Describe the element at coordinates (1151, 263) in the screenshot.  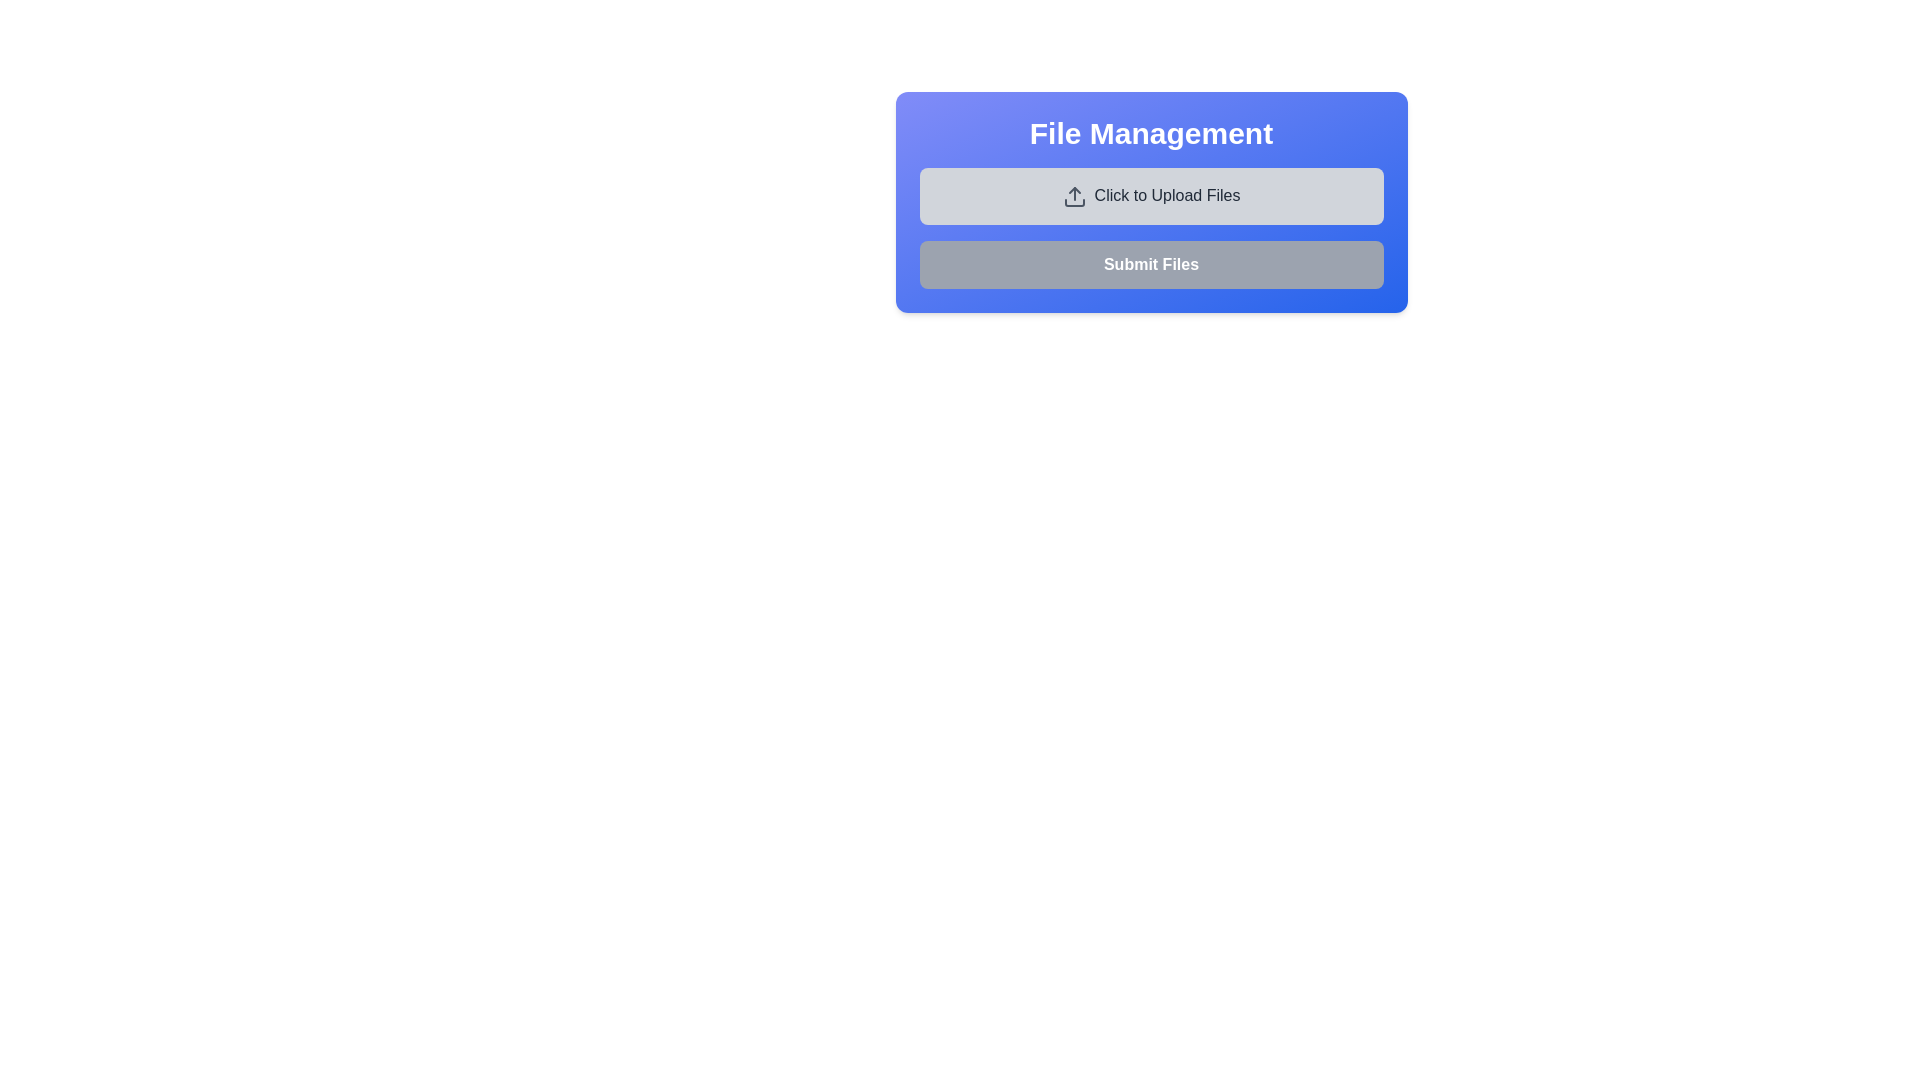
I see `the disabled submit button located within the 'File Management' panel, which is directly below the 'Click to Upload Files' button` at that location.